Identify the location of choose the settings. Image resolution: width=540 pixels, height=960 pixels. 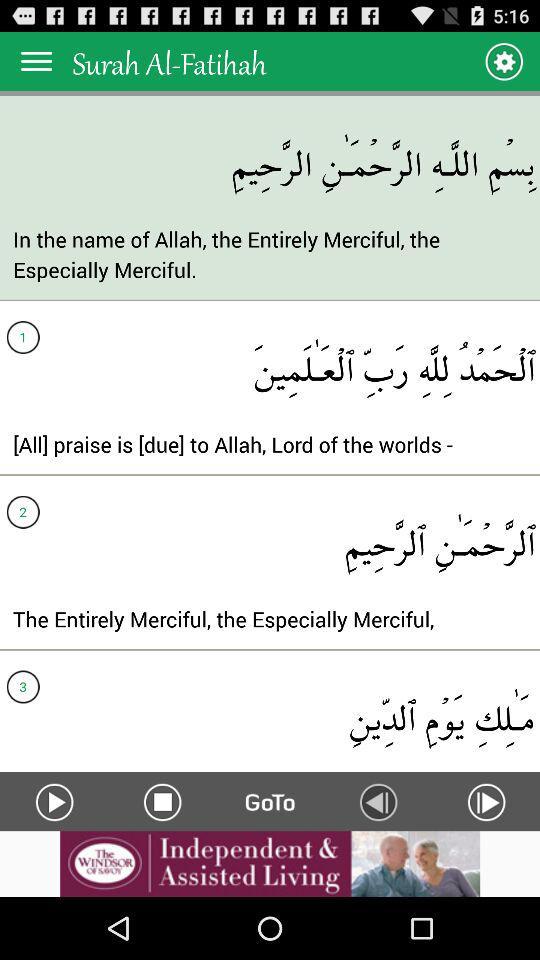
(502, 61).